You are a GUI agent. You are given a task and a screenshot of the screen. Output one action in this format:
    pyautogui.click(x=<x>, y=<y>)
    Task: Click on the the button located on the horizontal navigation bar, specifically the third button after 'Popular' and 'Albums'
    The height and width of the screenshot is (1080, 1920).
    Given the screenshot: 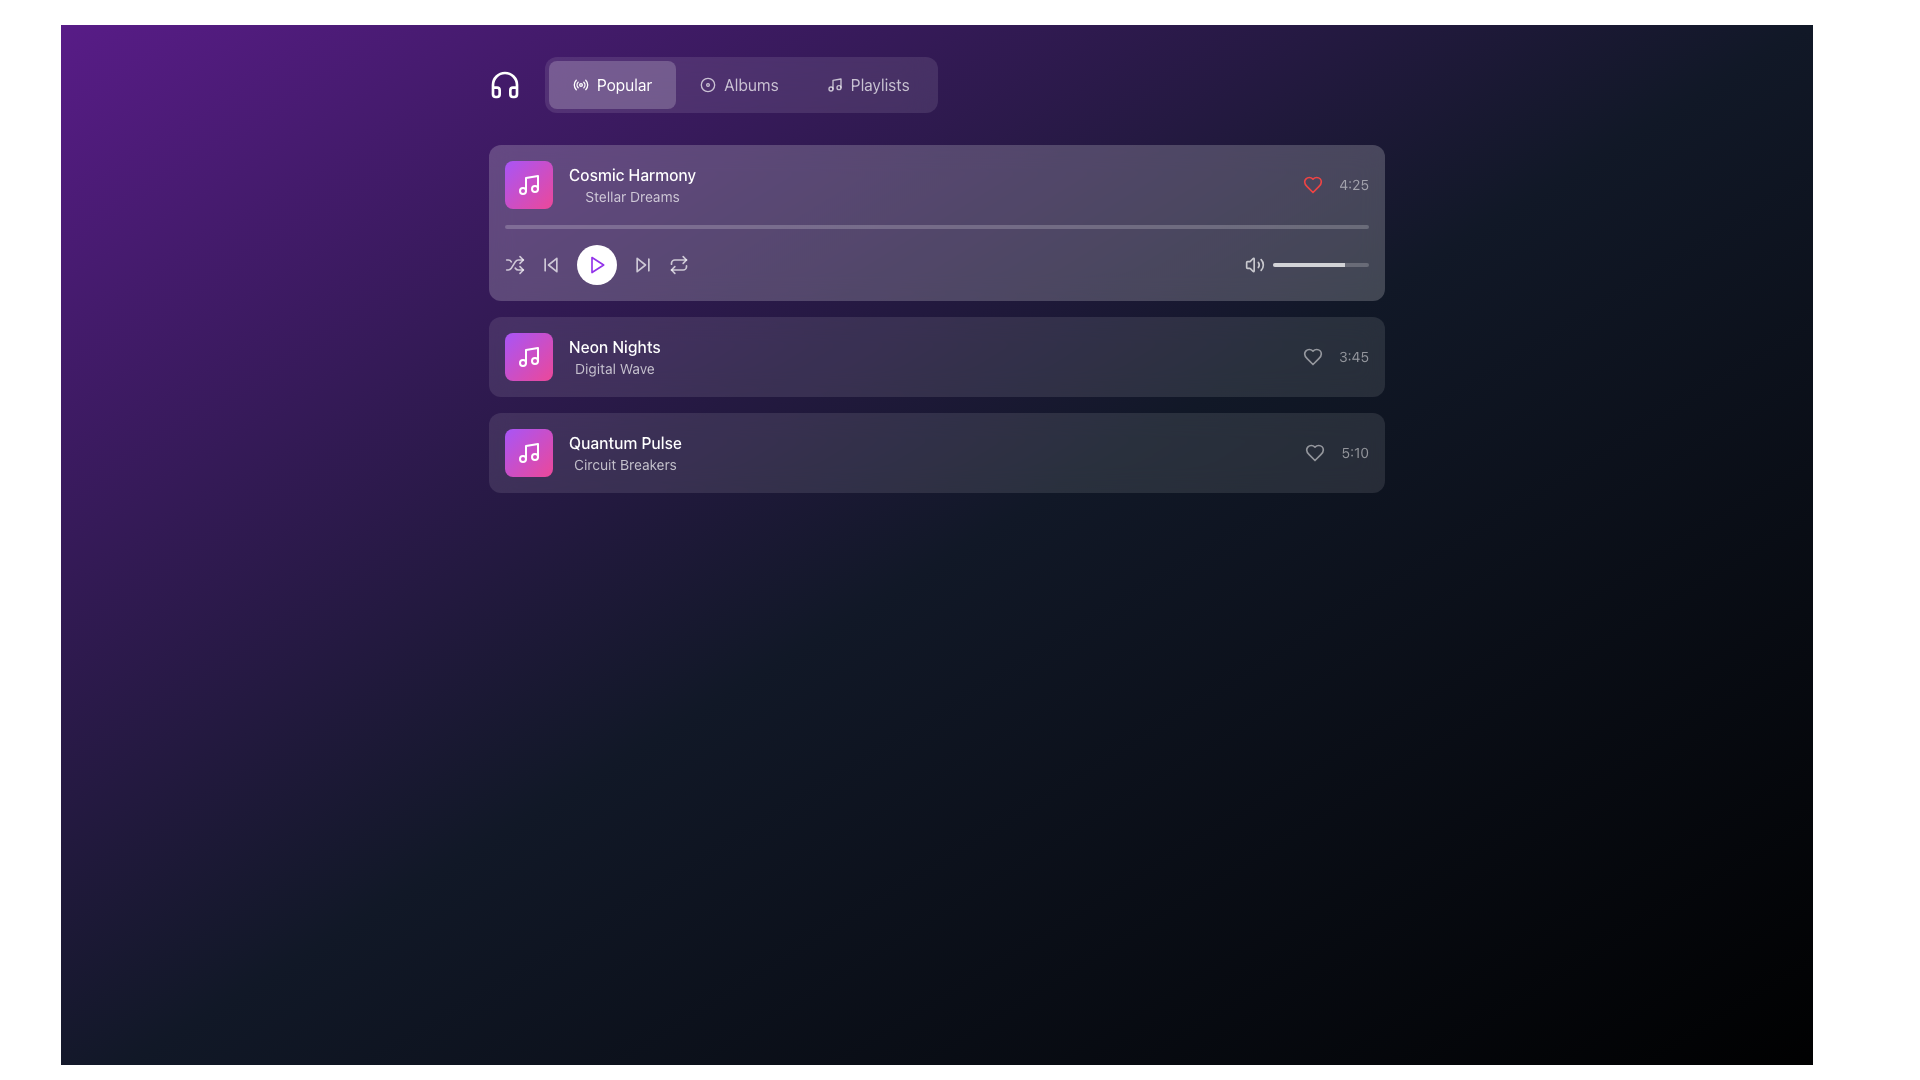 What is the action you would take?
    pyautogui.click(x=868, y=83)
    